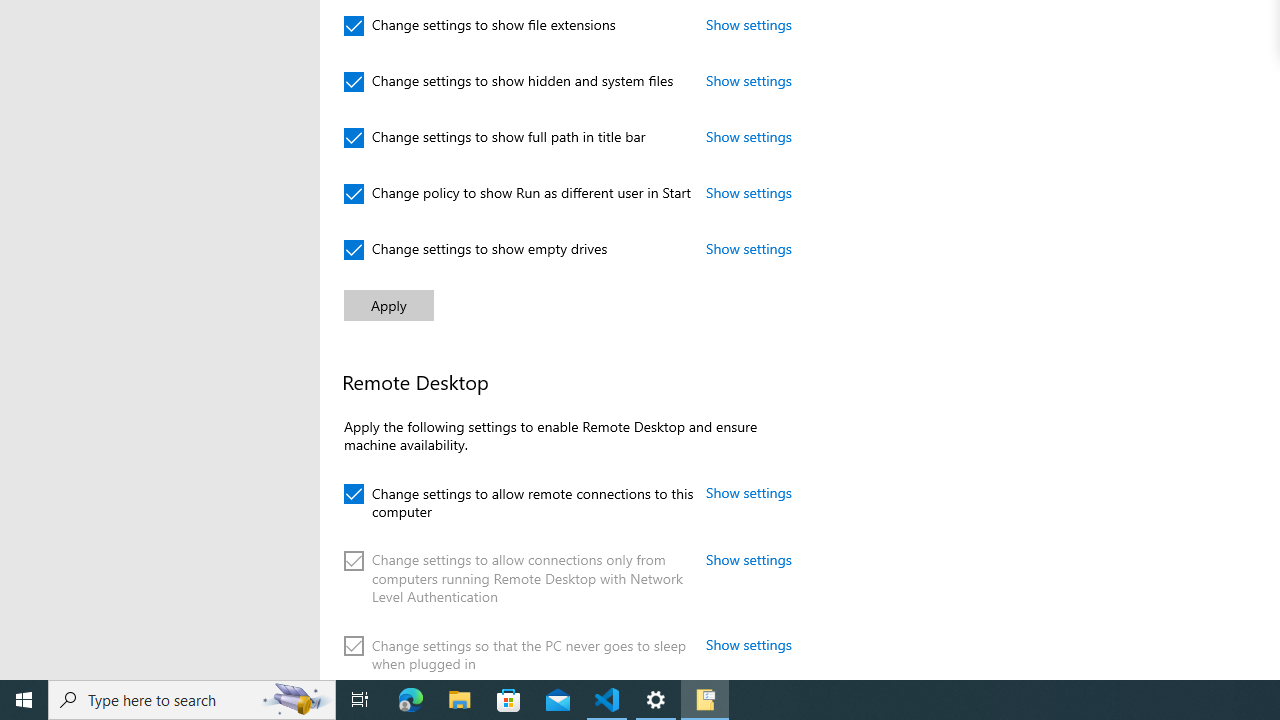  What do you see at coordinates (459, 698) in the screenshot?
I see `'File Explorer'` at bounding box center [459, 698].